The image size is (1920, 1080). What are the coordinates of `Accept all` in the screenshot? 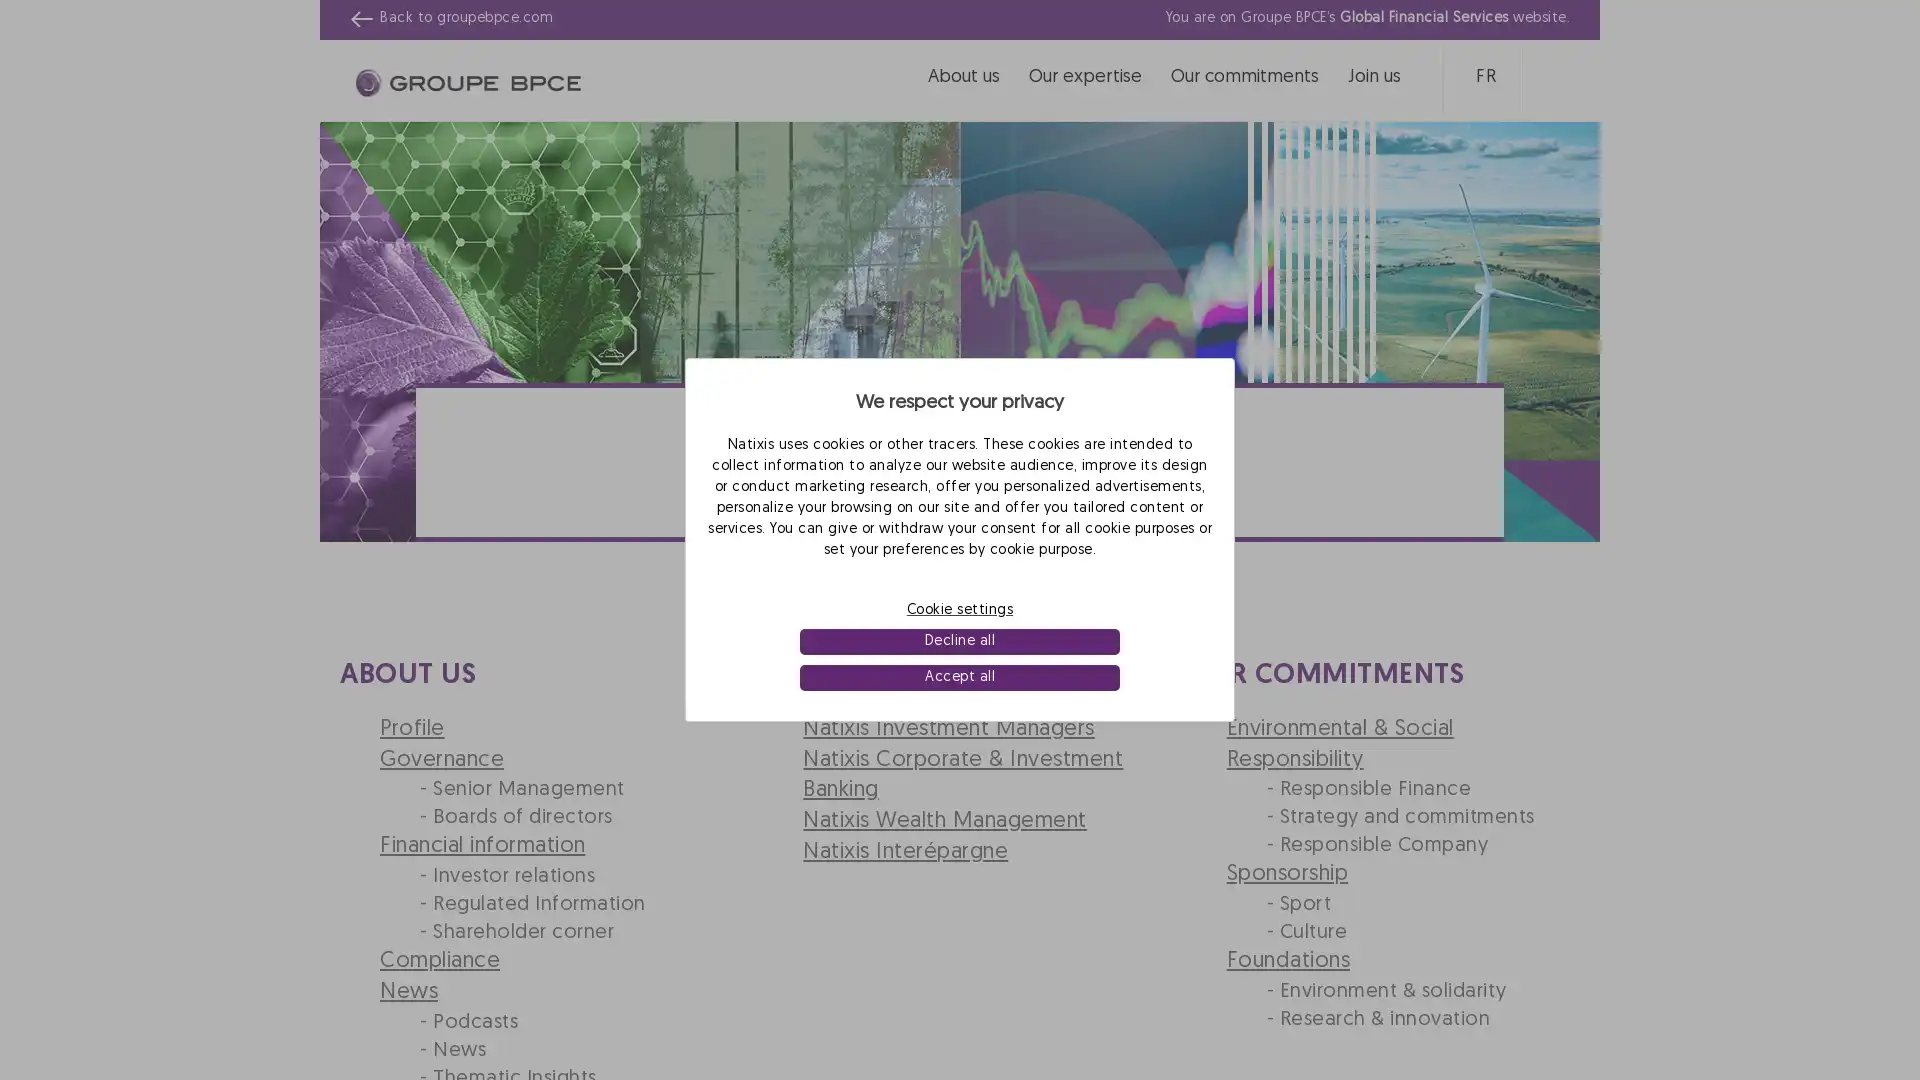 It's located at (958, 677).